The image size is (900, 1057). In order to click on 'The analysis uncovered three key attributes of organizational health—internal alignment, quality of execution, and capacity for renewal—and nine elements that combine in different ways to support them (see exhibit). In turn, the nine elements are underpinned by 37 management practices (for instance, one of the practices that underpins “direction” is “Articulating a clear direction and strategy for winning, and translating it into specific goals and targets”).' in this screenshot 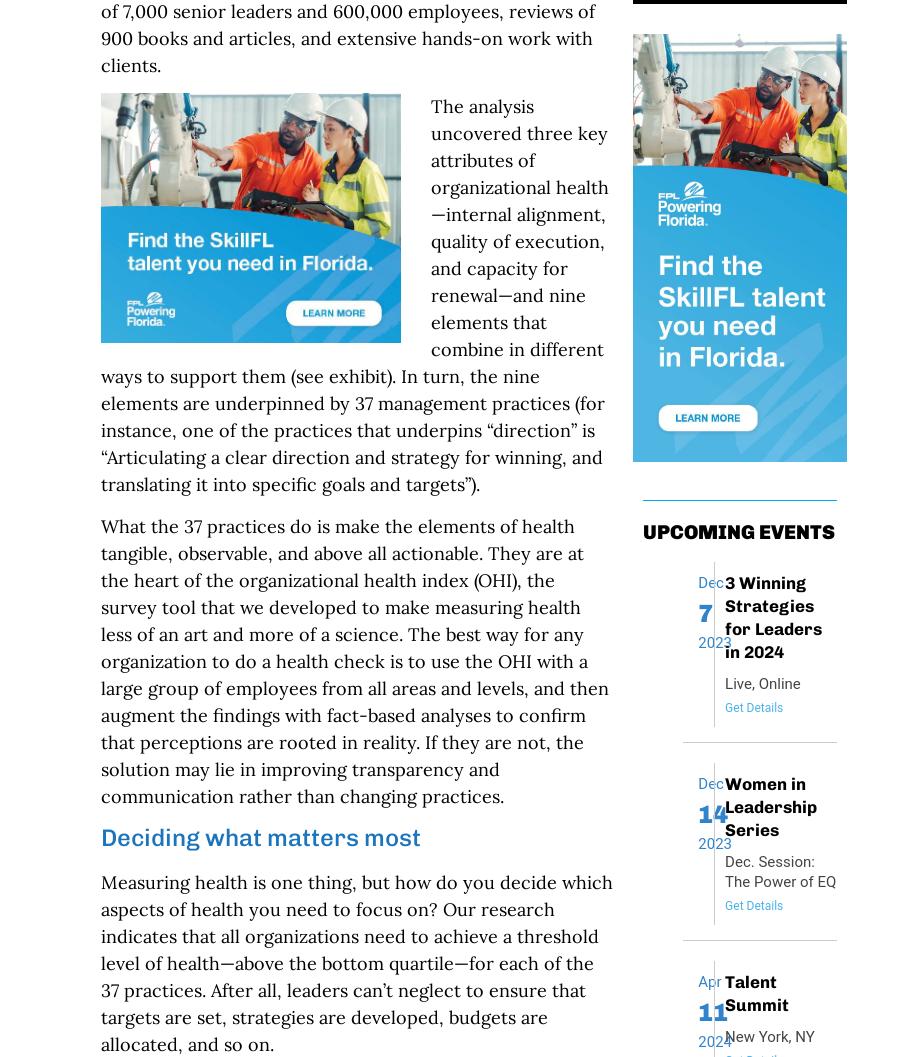, I will do `click(98, 294)`.